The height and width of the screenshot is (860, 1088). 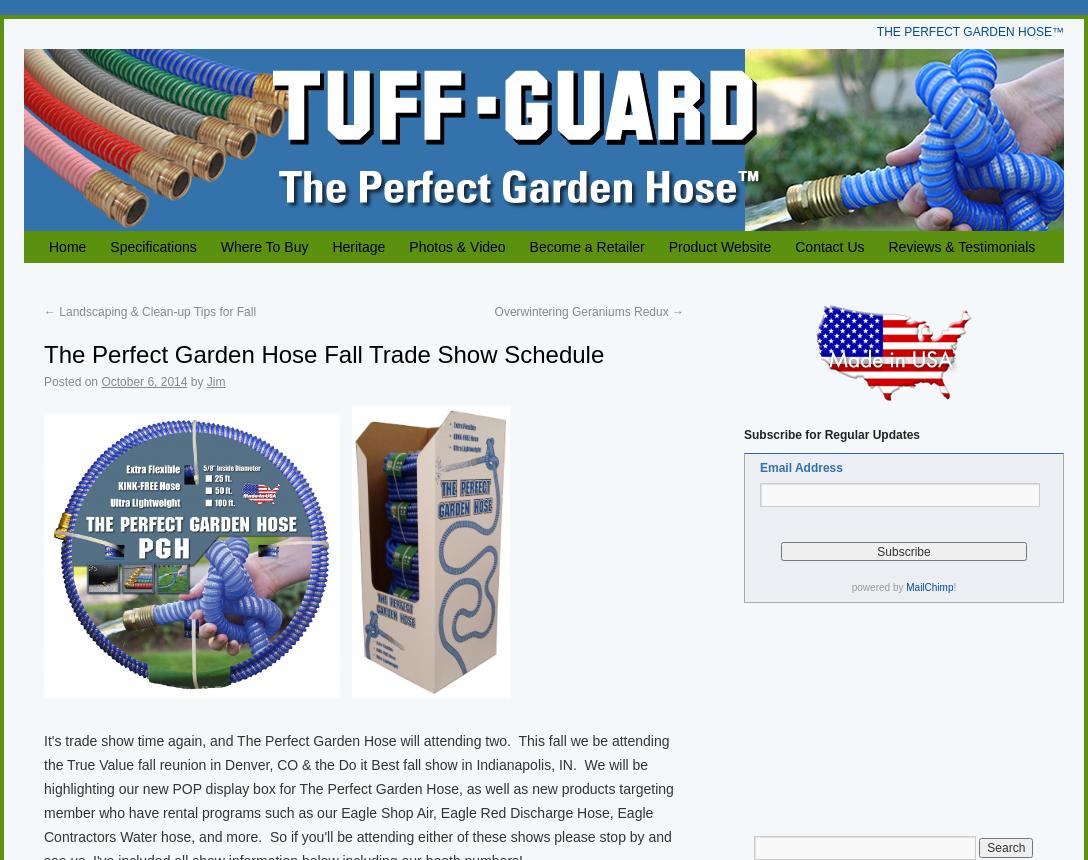 I want to click on '!', so click(x=953, y=586).